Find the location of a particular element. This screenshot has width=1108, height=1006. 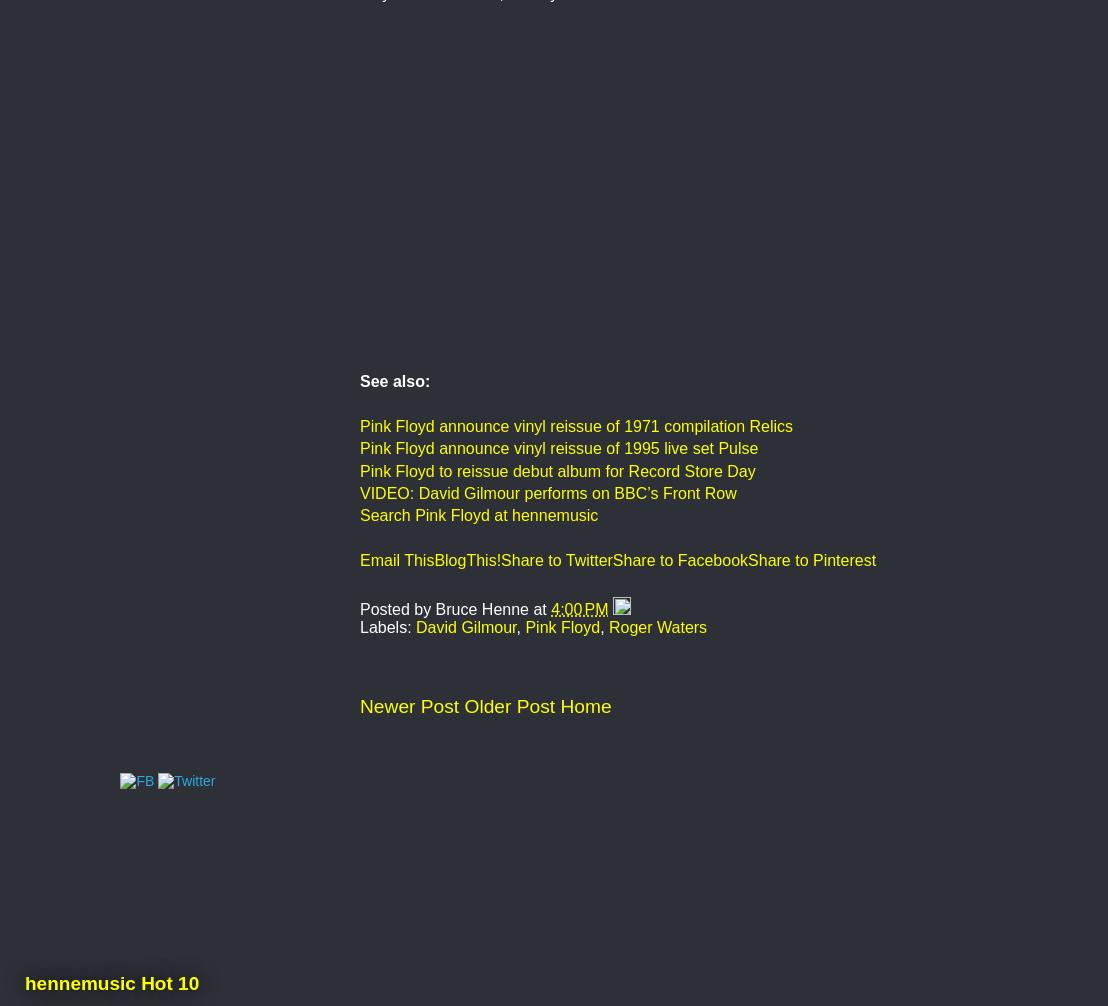

'Pink Floyd to reissue debut album for Record Store Day' is located at coordinates (557, 469).